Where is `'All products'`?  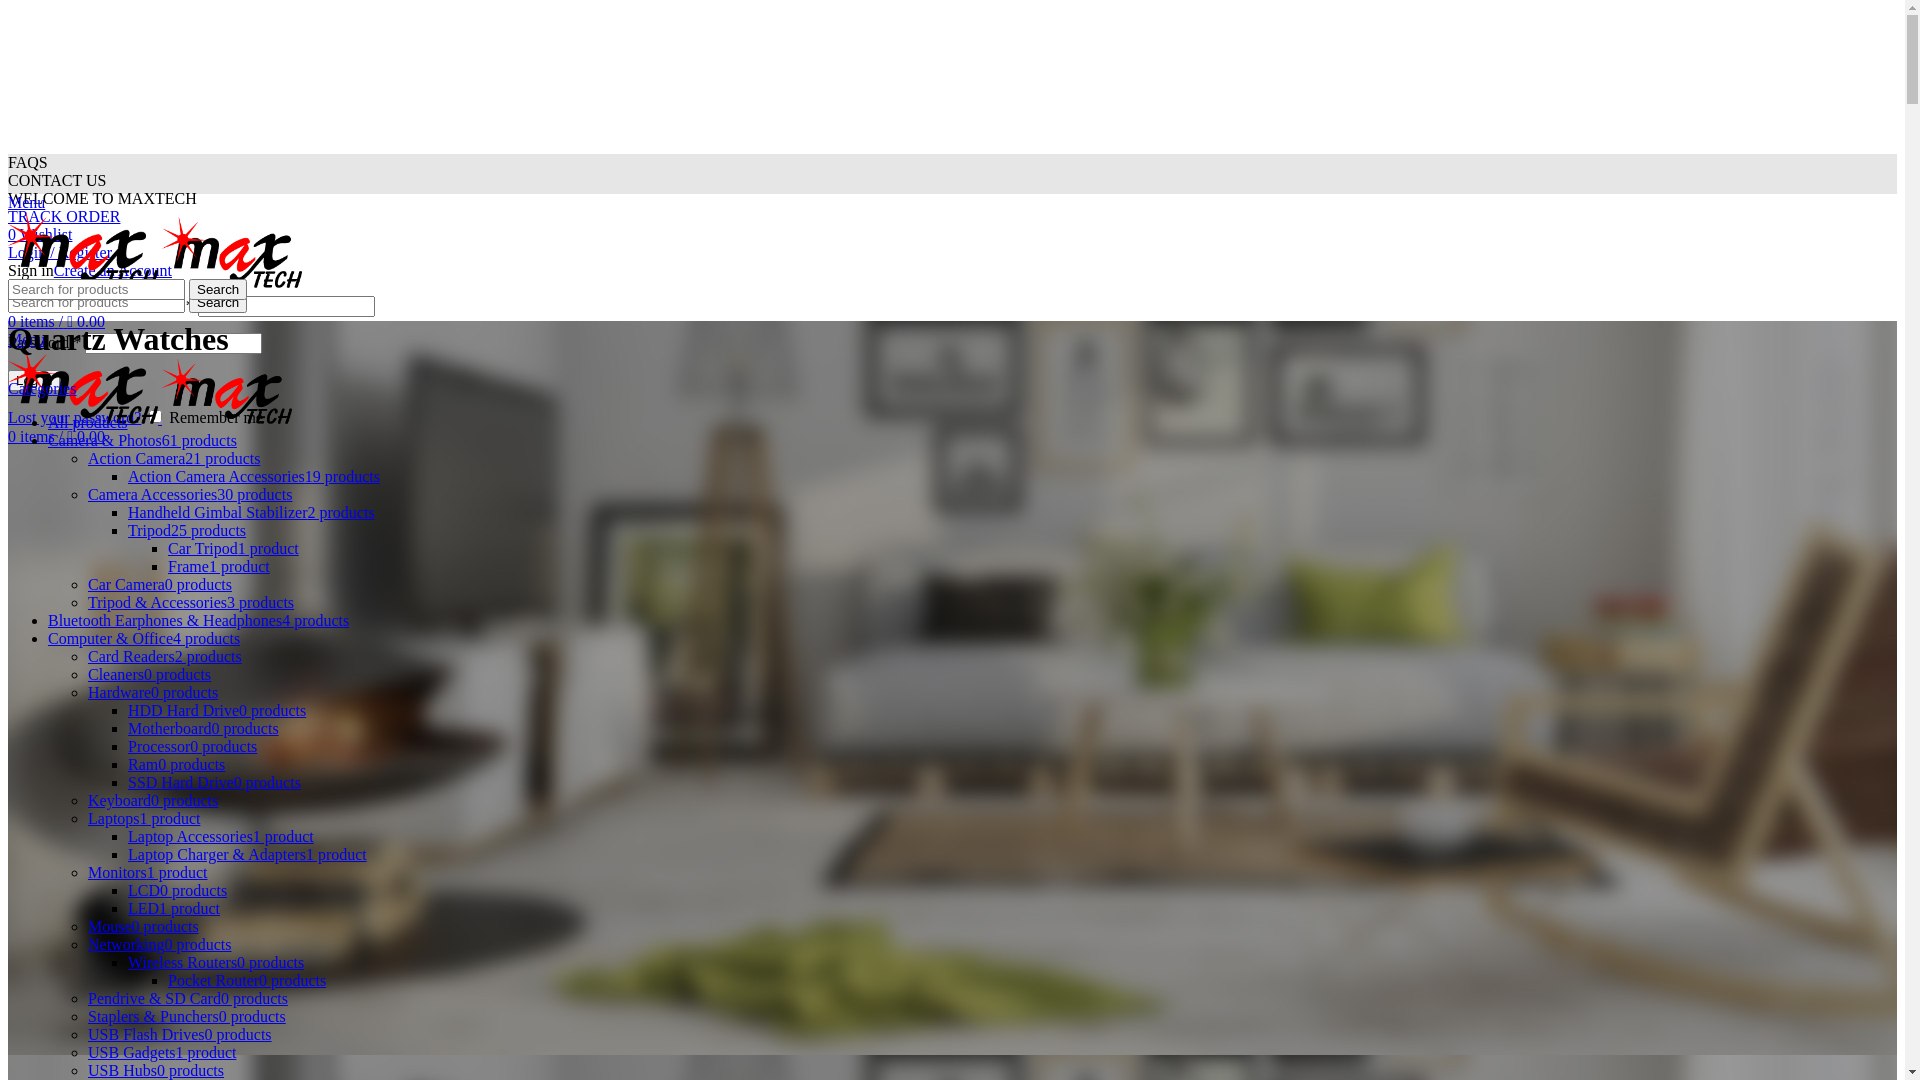 'All products' is located at coordinates (86, 421).